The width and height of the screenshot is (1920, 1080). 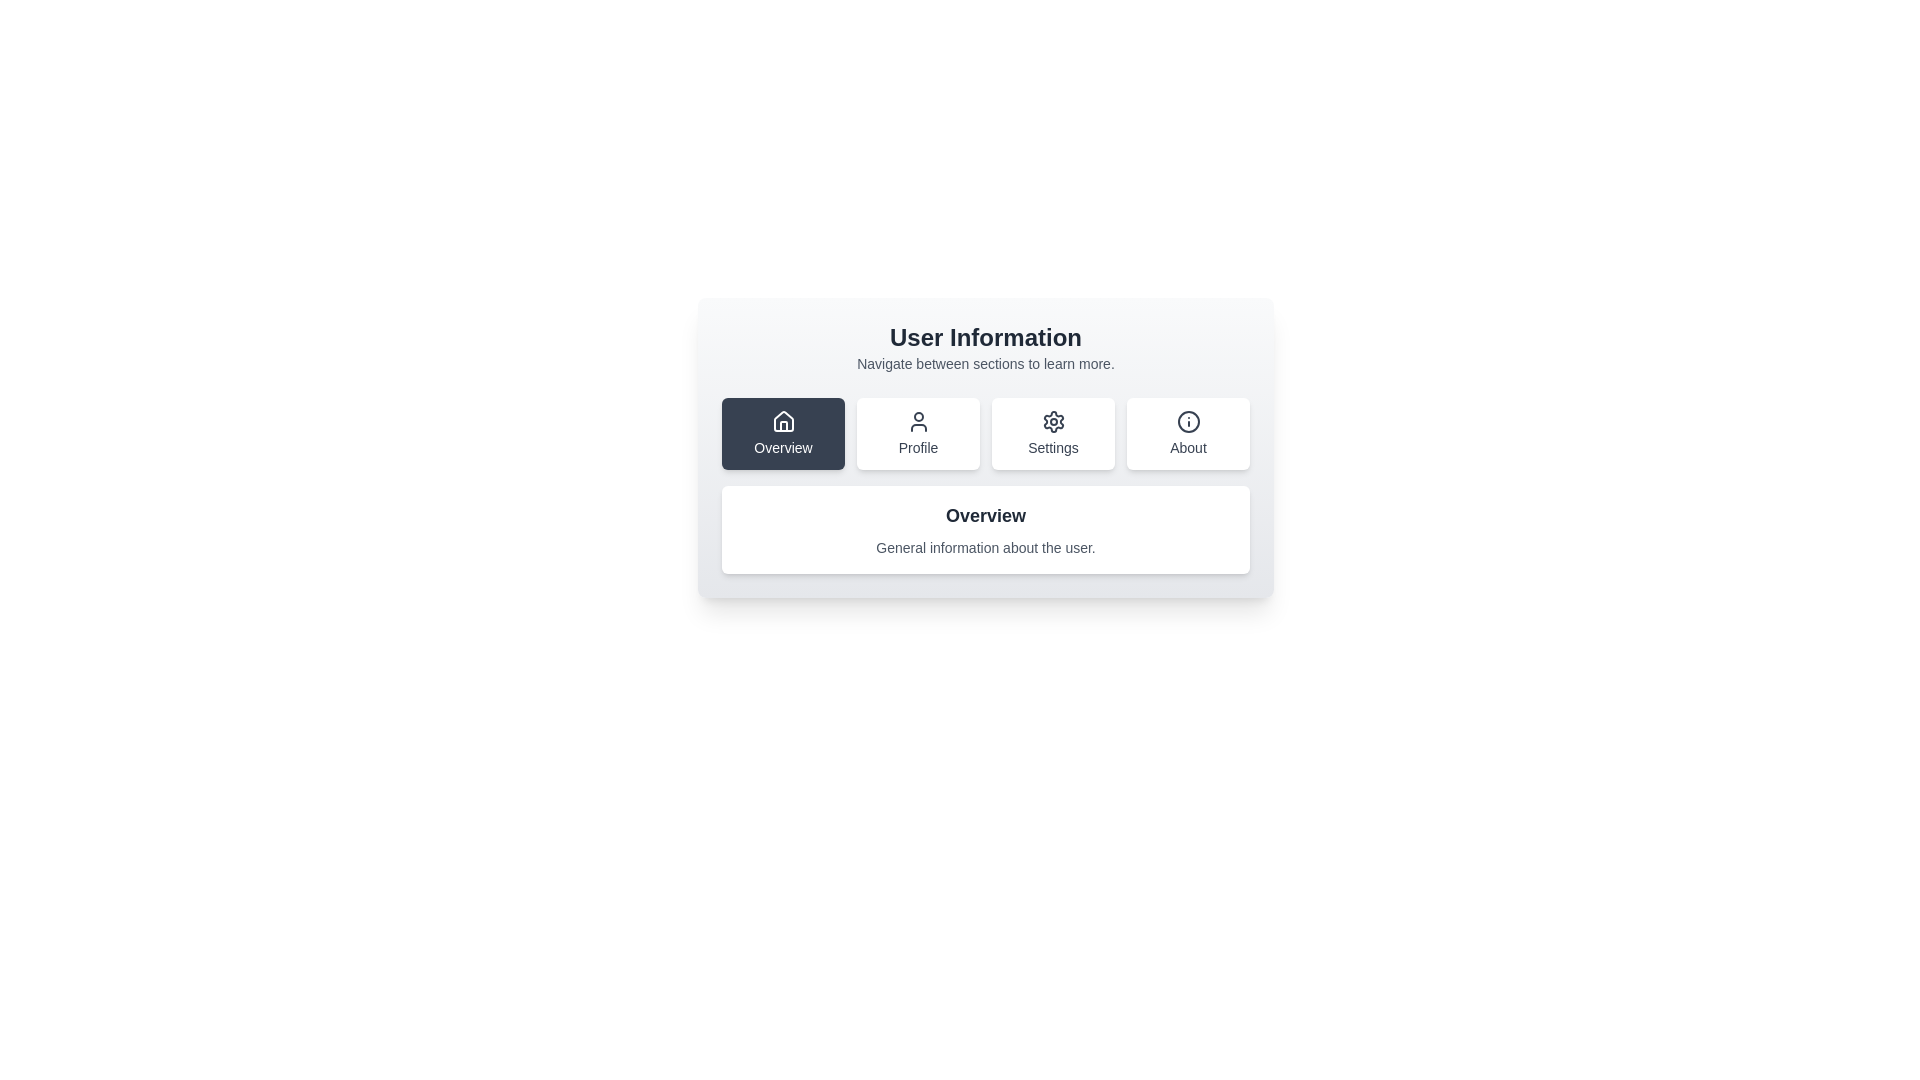 What do you see at coordinates (782, 425) in the screenshot?
I see `the vertical rectangle-like shape representing a door inside the house icon` at bounding box center [782, 425].